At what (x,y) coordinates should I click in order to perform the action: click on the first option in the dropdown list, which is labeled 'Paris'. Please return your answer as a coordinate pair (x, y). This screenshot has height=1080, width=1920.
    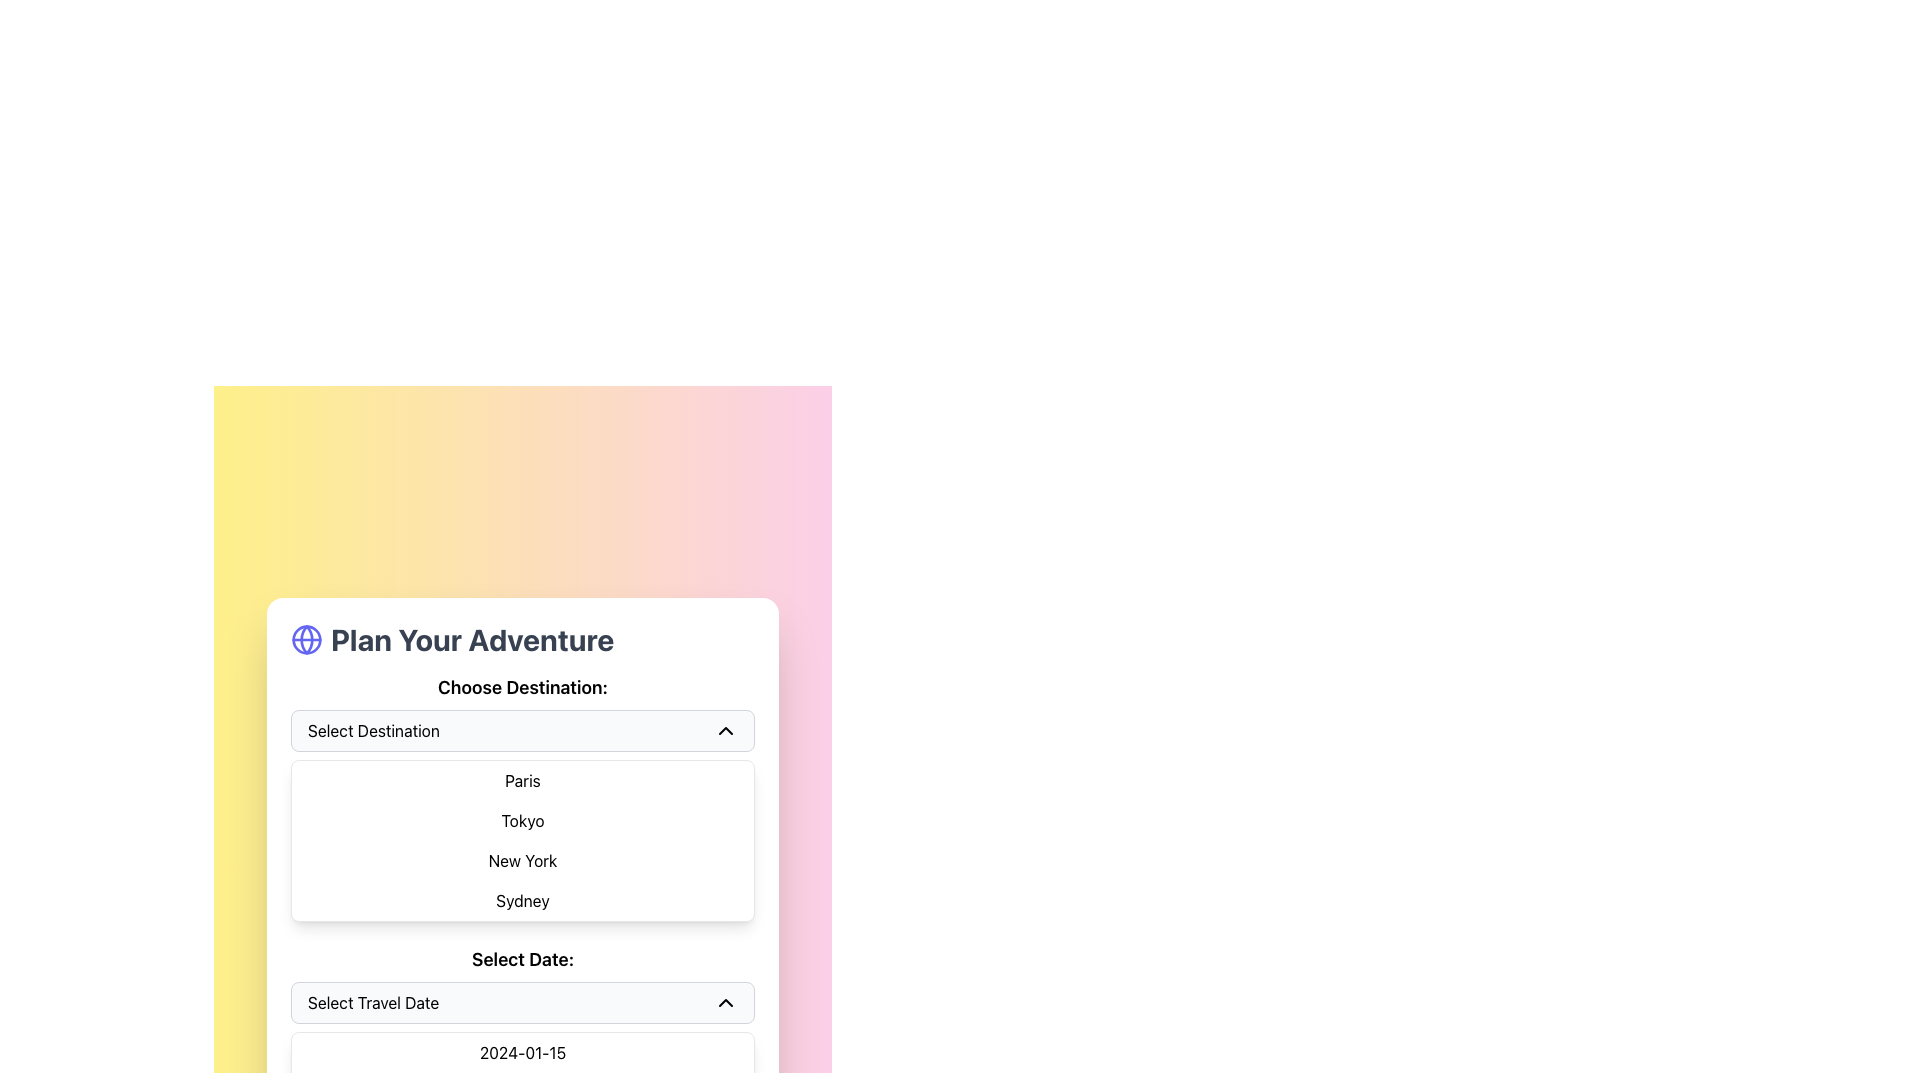
    Looking at the image, I should click on (523, 779).